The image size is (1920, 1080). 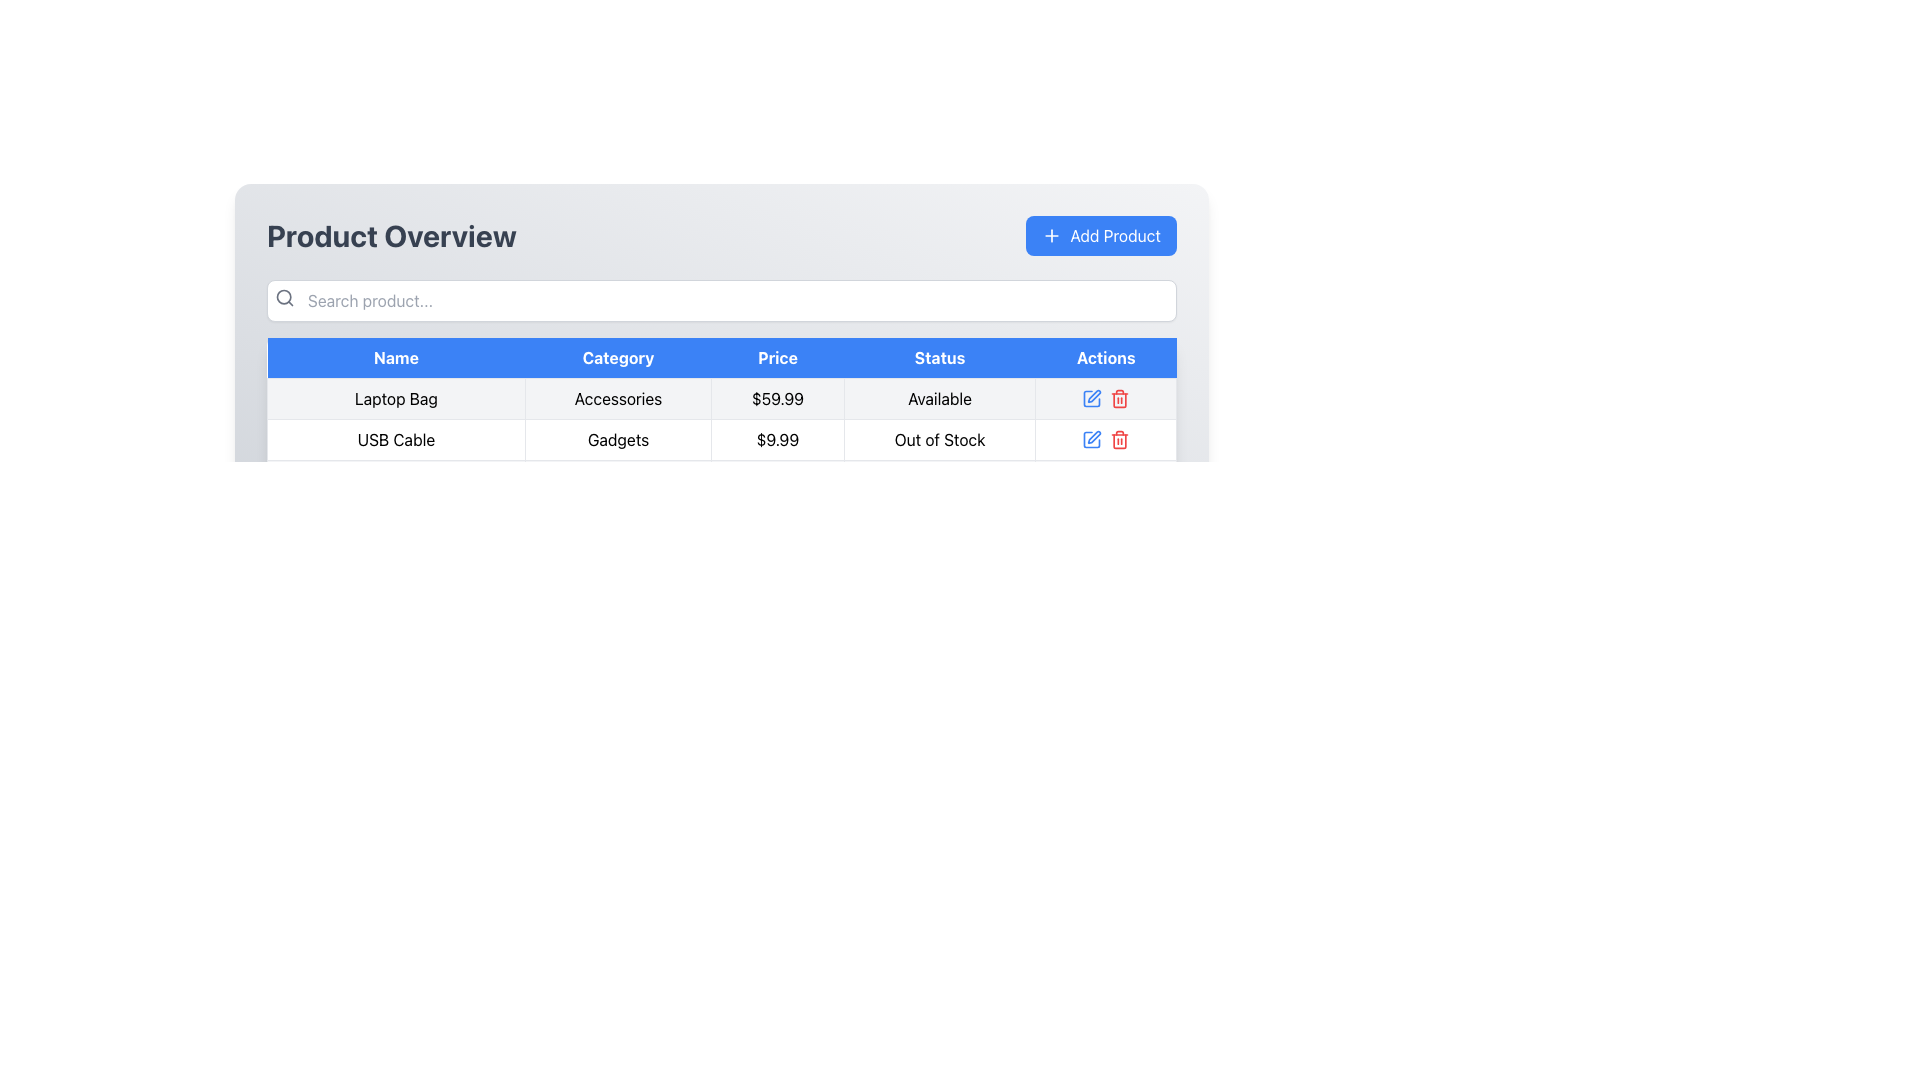 I want to click on the trash icon in the 'Actions' column corresponding to the product entry 'USB Cable' to change its color, so click(x=1120, y=398).